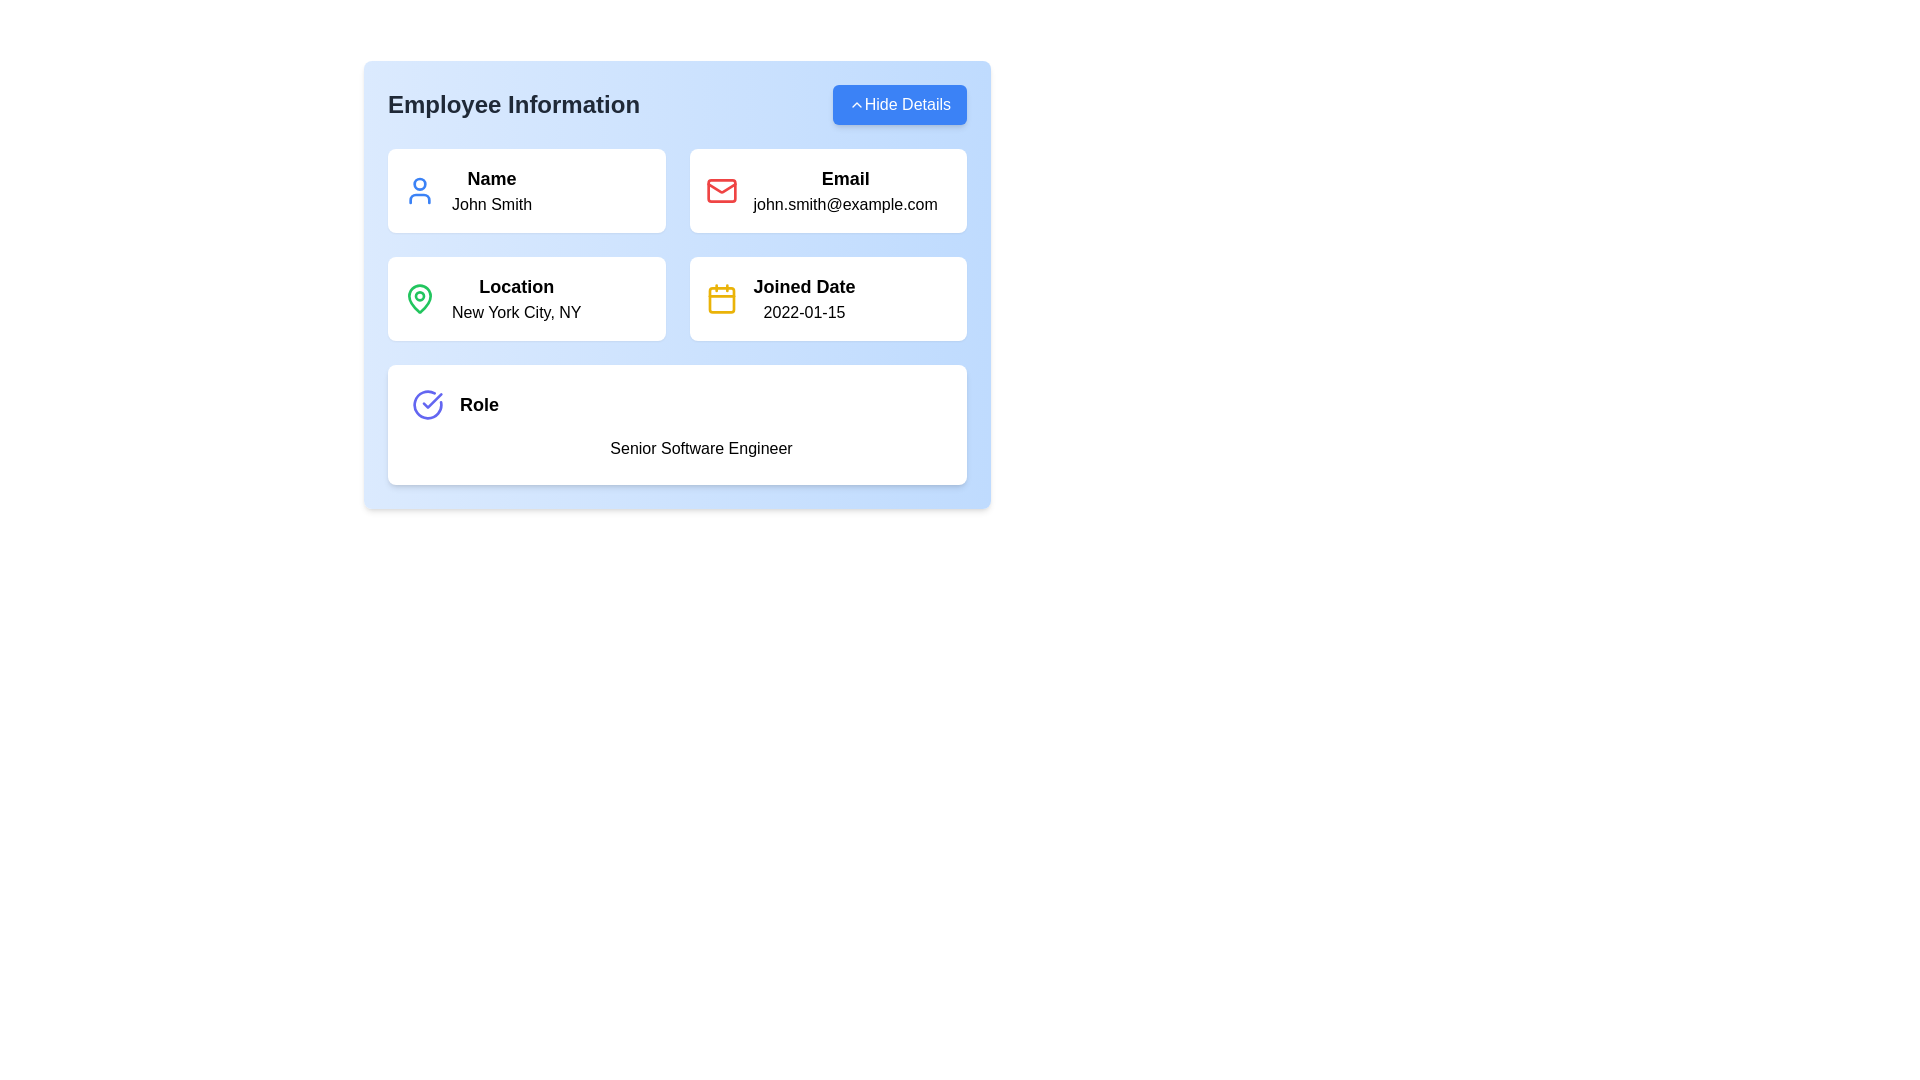  Describe the element at coordinates (845, 204) in the screenshot. I see `the text label displaying the email address 'john.smith@example.com', which is located below the 'Email' label and to the right of the red mail icon in the Employee Information section` at that location.